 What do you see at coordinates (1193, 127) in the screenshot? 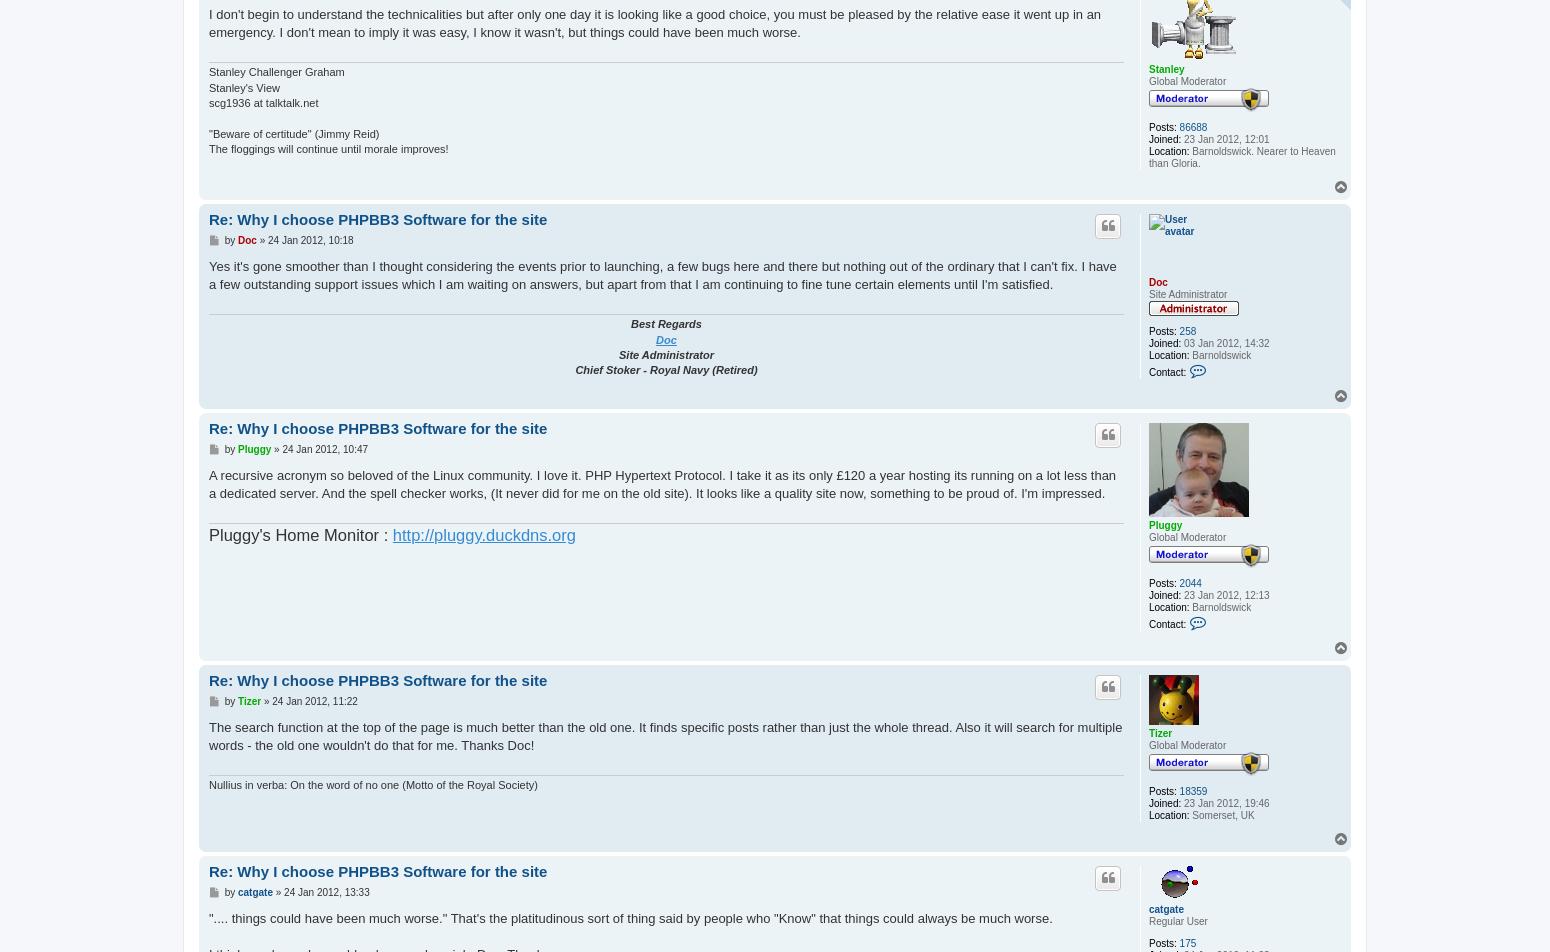
I see `'86688'` at bounding box center [1193, 127].